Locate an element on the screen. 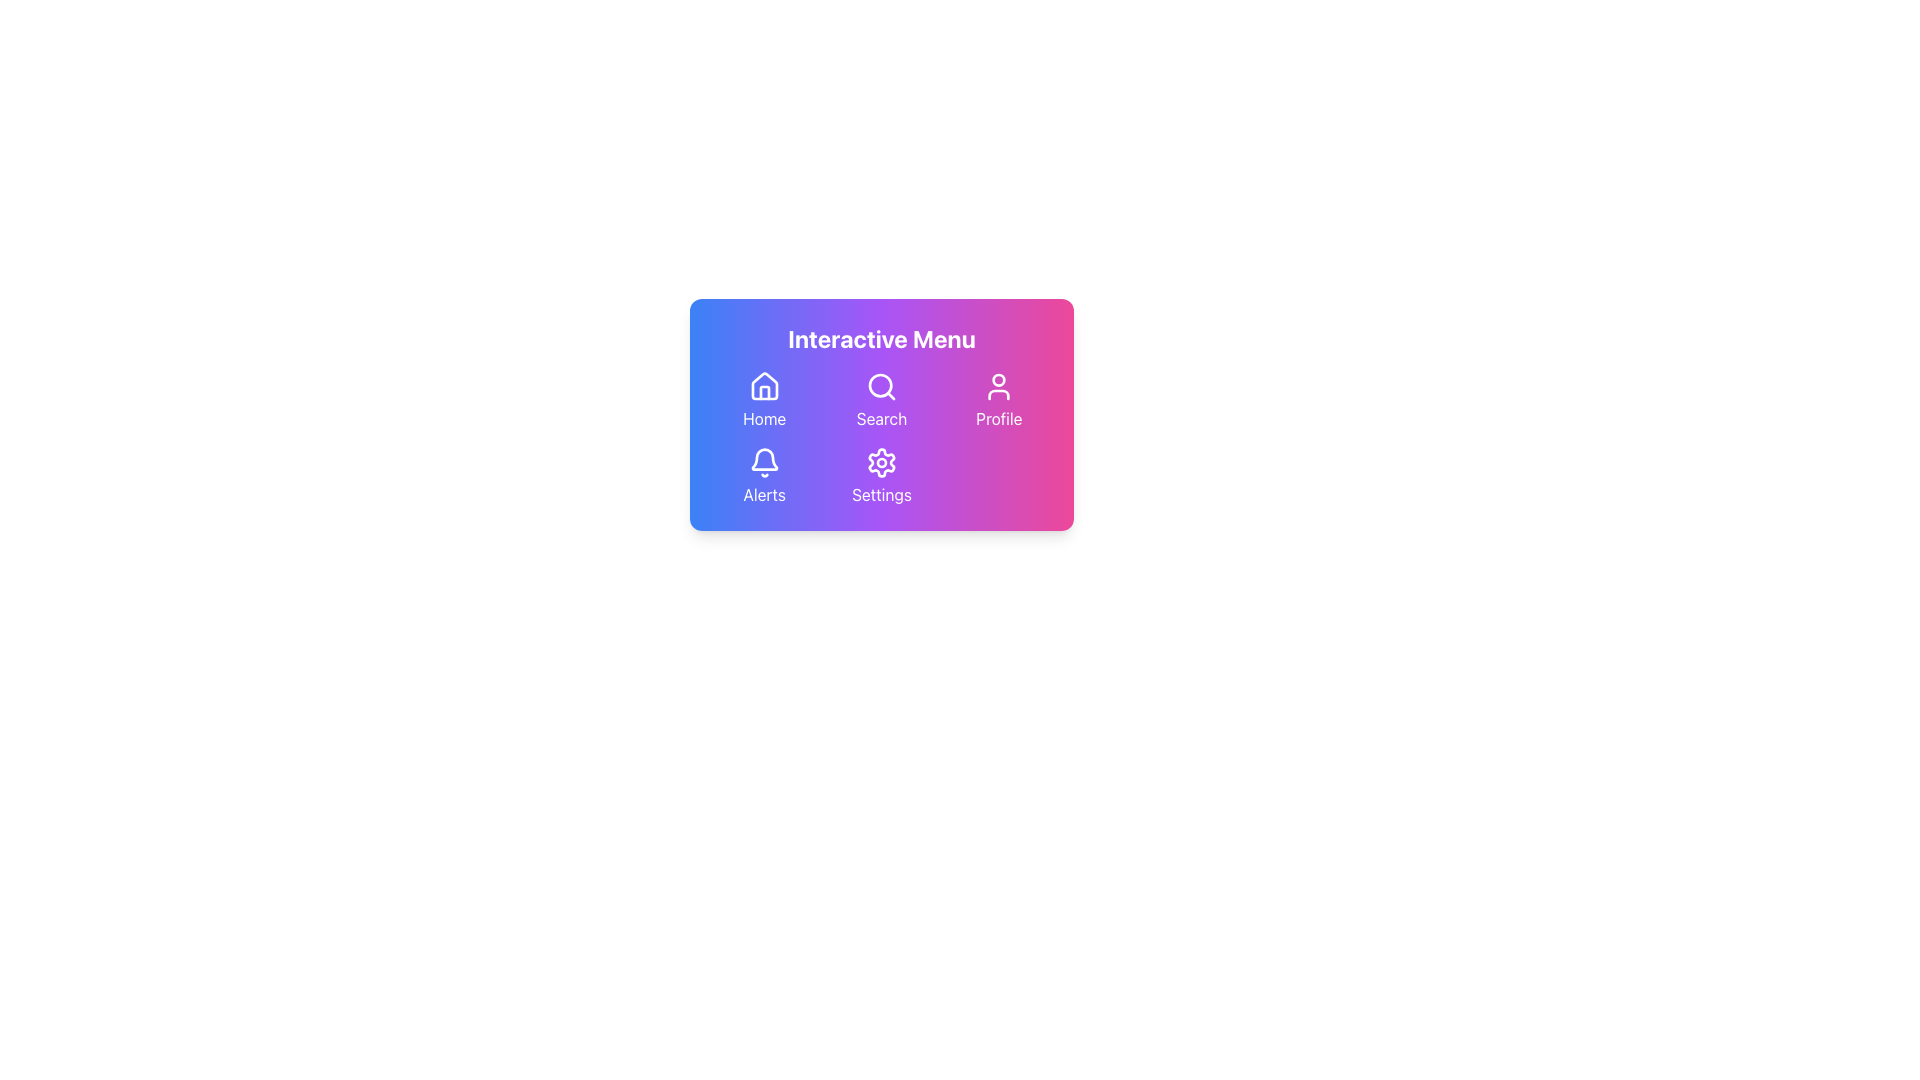 Image resolution: width=1920 pixels, height=1080 pixels. the user profile icon located in the top-right of the interactive menu is located at coordinates (999, 386).